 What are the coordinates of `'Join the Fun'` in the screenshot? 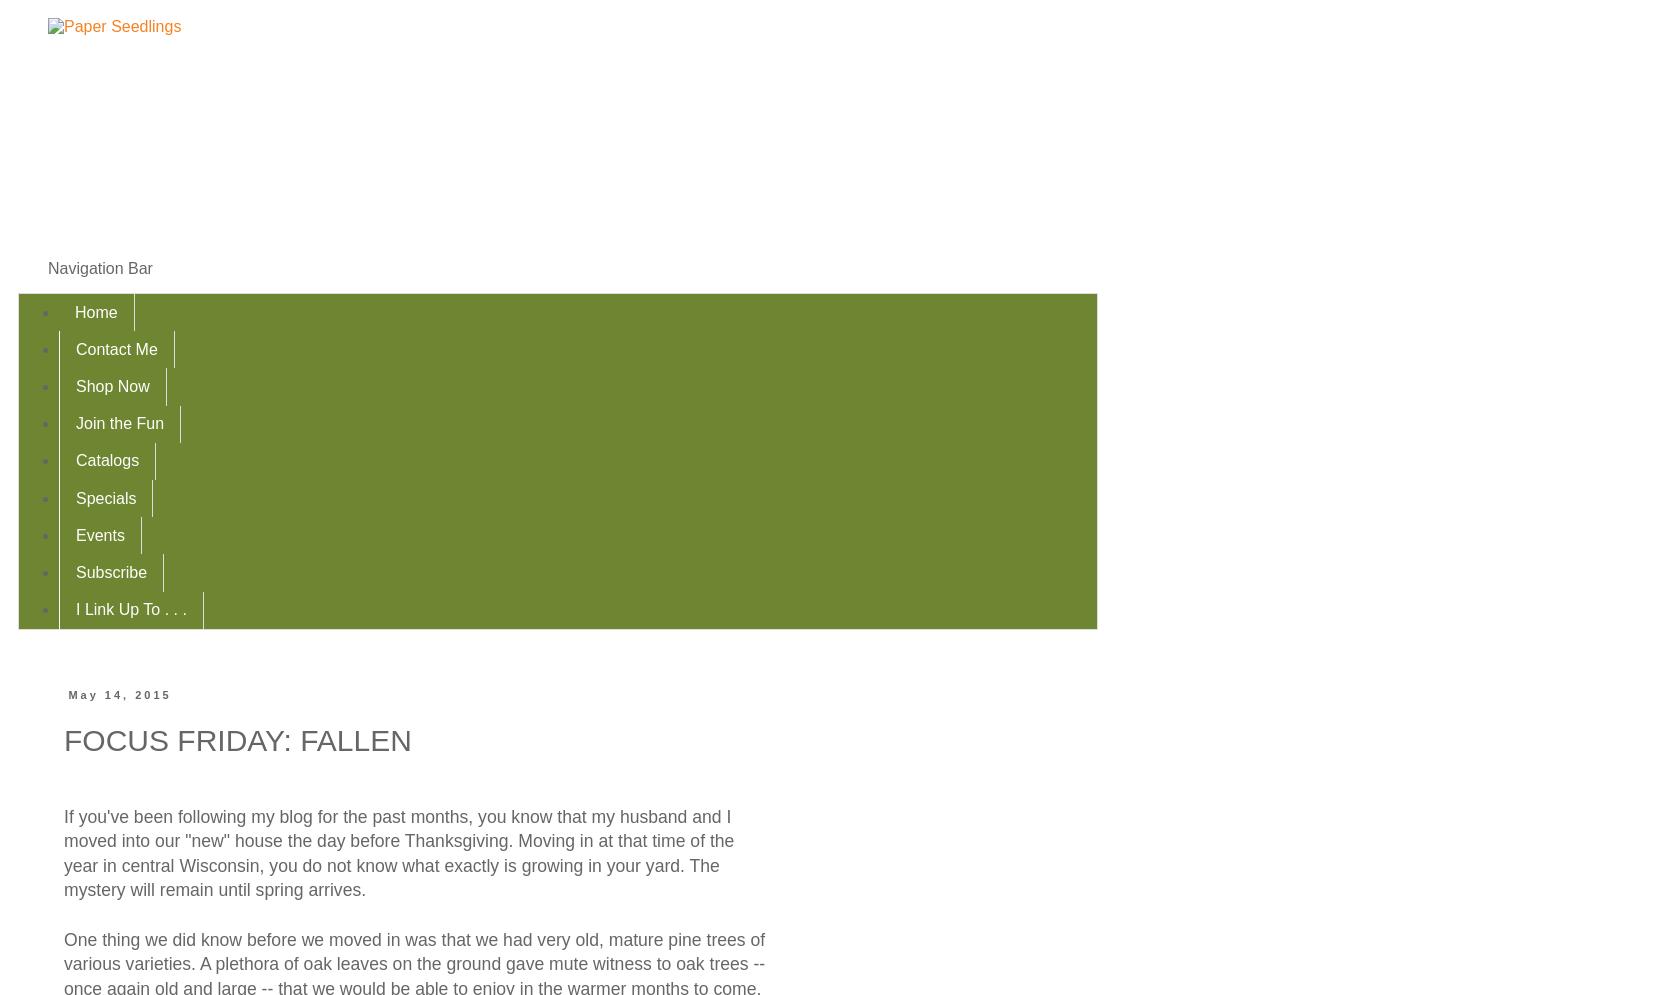 It's located at (119, 422).